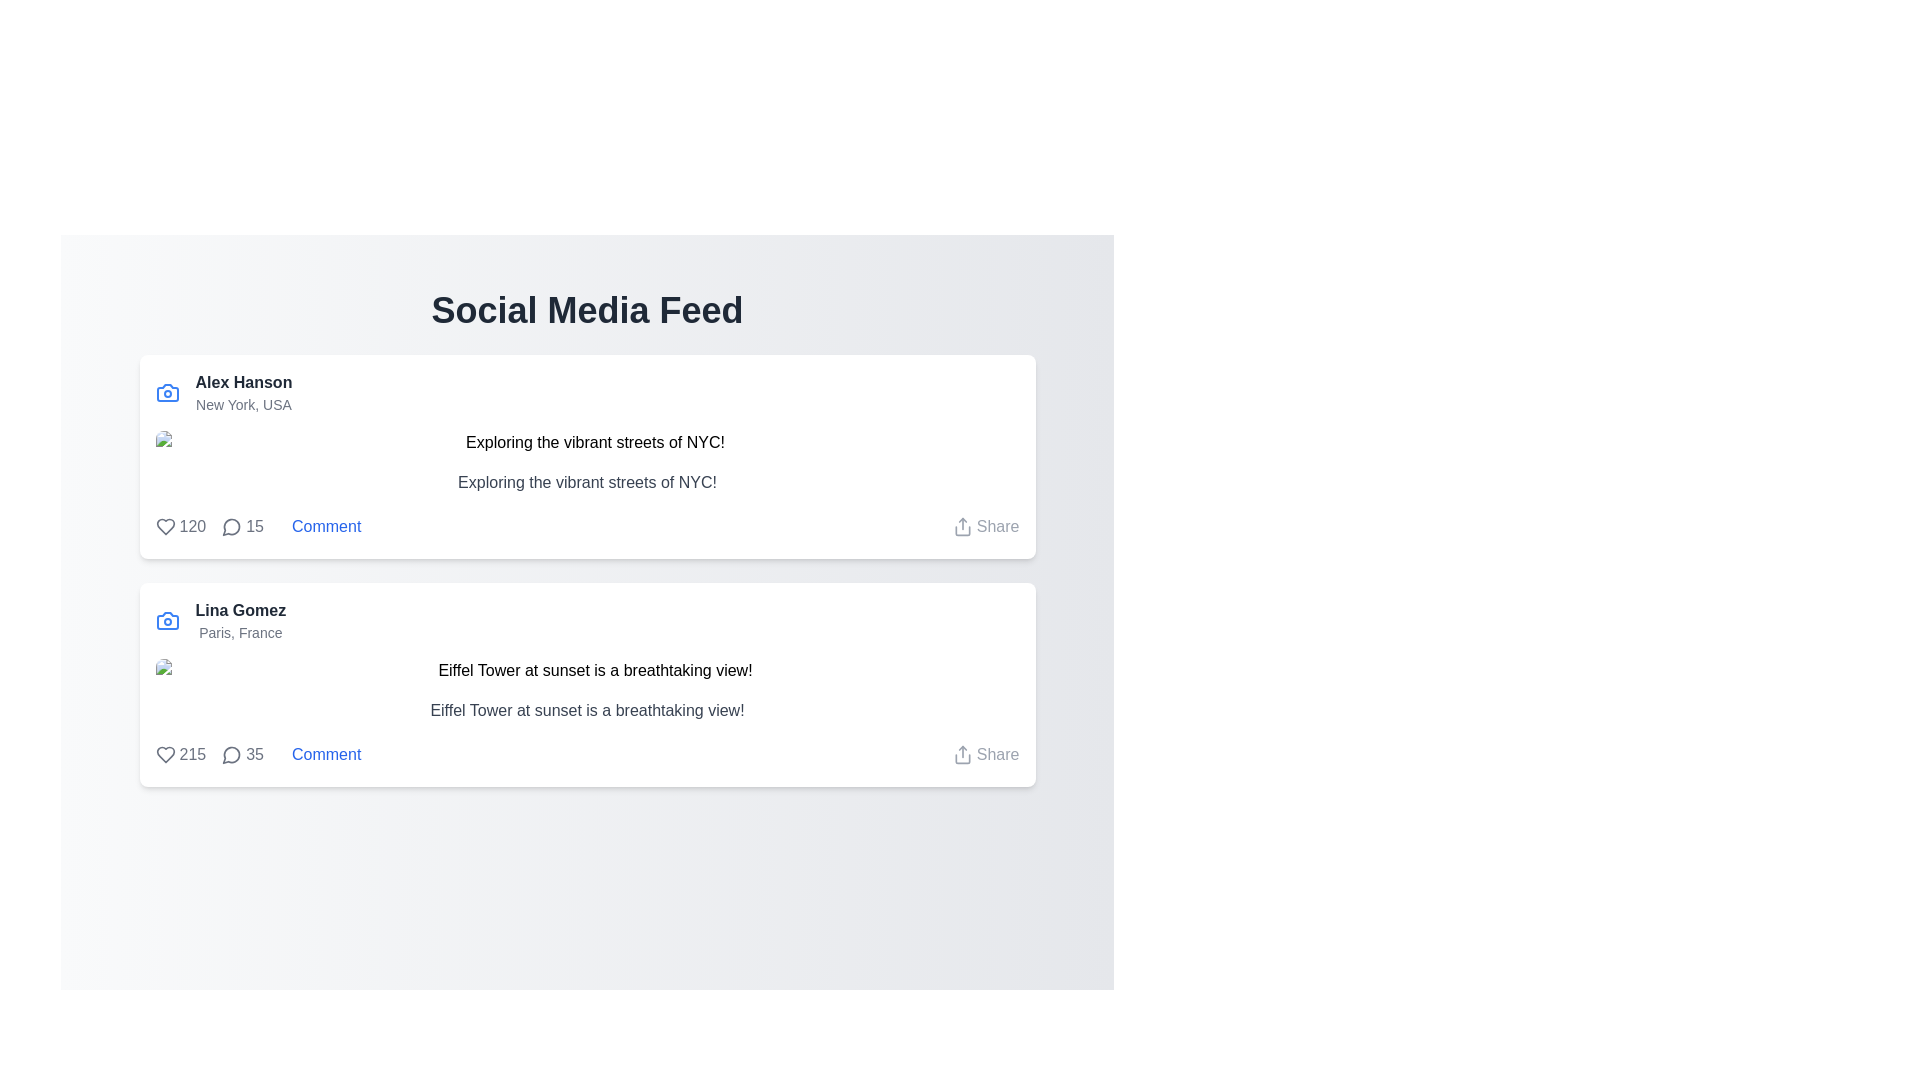  I want to click on the comment icon located to the left of the text displaying '35' comments, so click(232, 755).